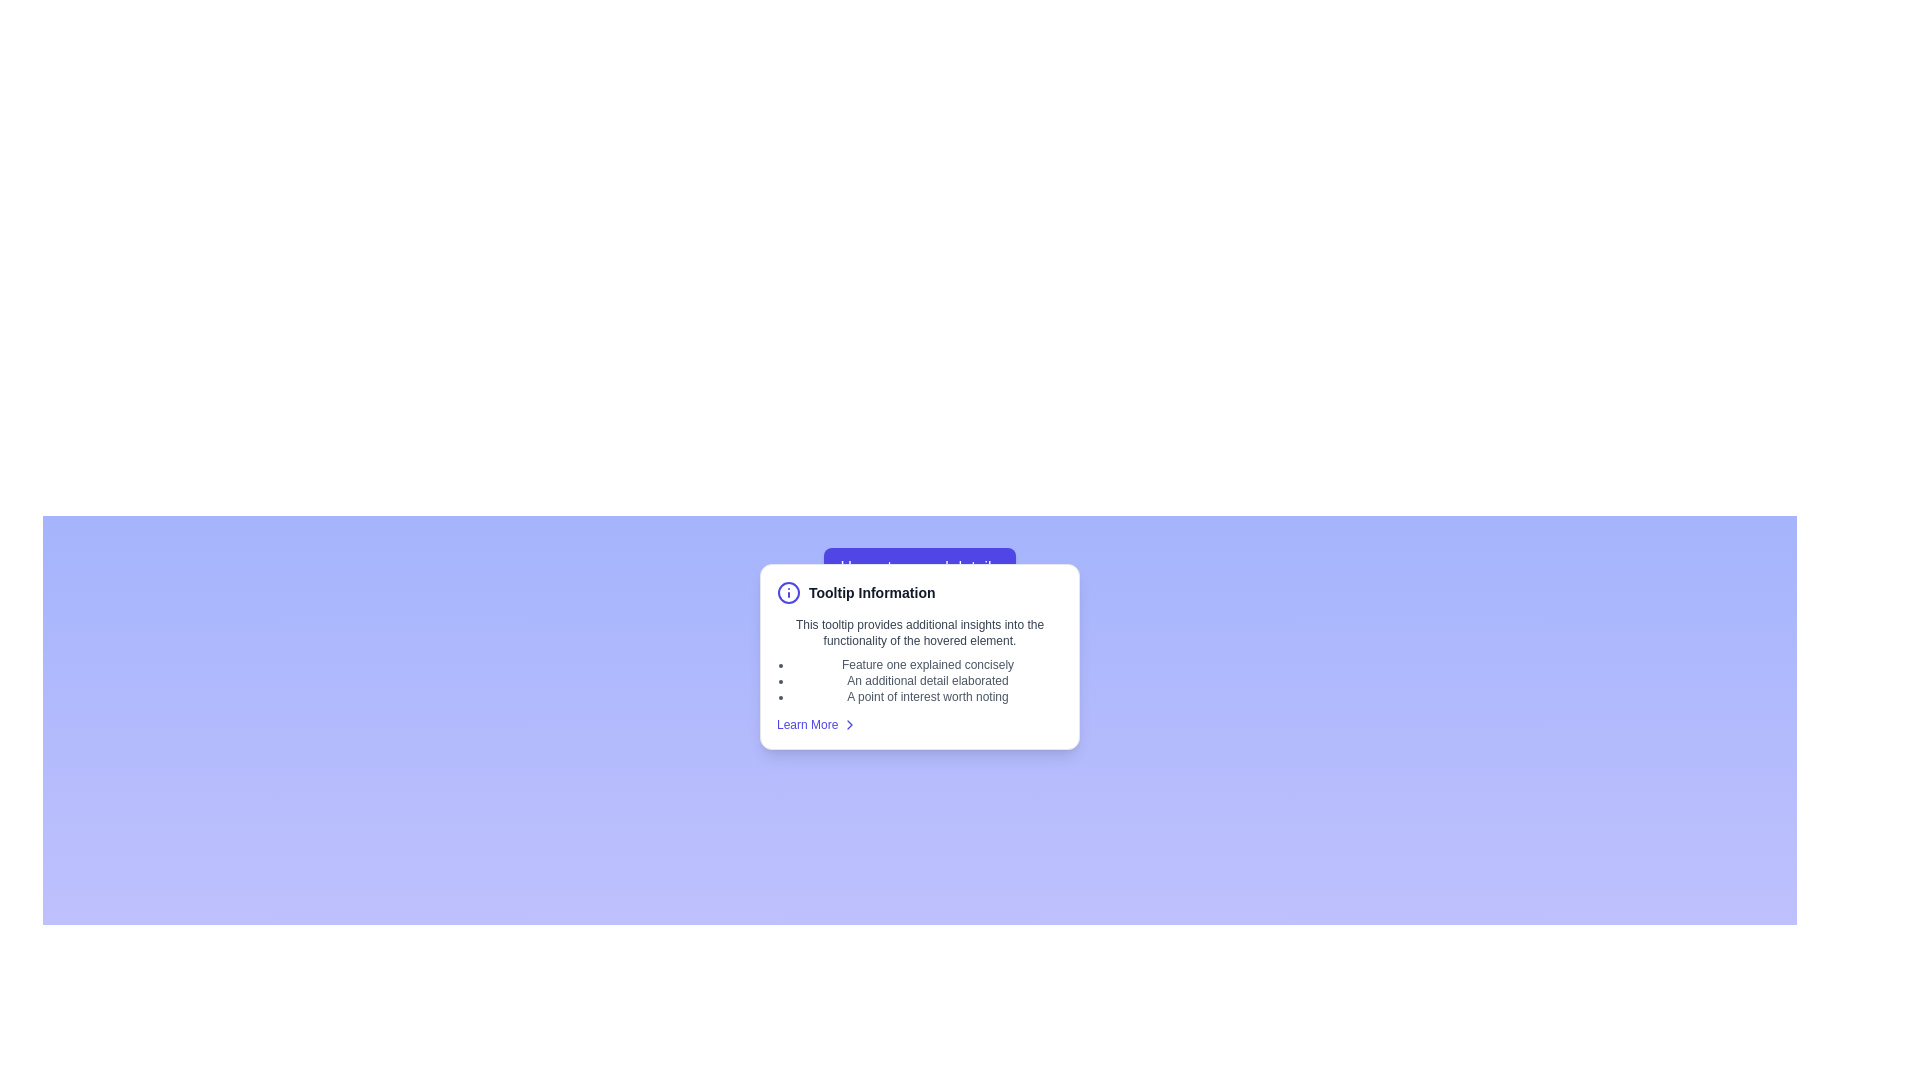 The image size is (1920, 1080). Describe the element at coordinates (926, 680) in the screenshot. I see `the text block containing three bullet-point items, which is styled with a small gray font and positioned in the middle of the tooltip interface` at that location.